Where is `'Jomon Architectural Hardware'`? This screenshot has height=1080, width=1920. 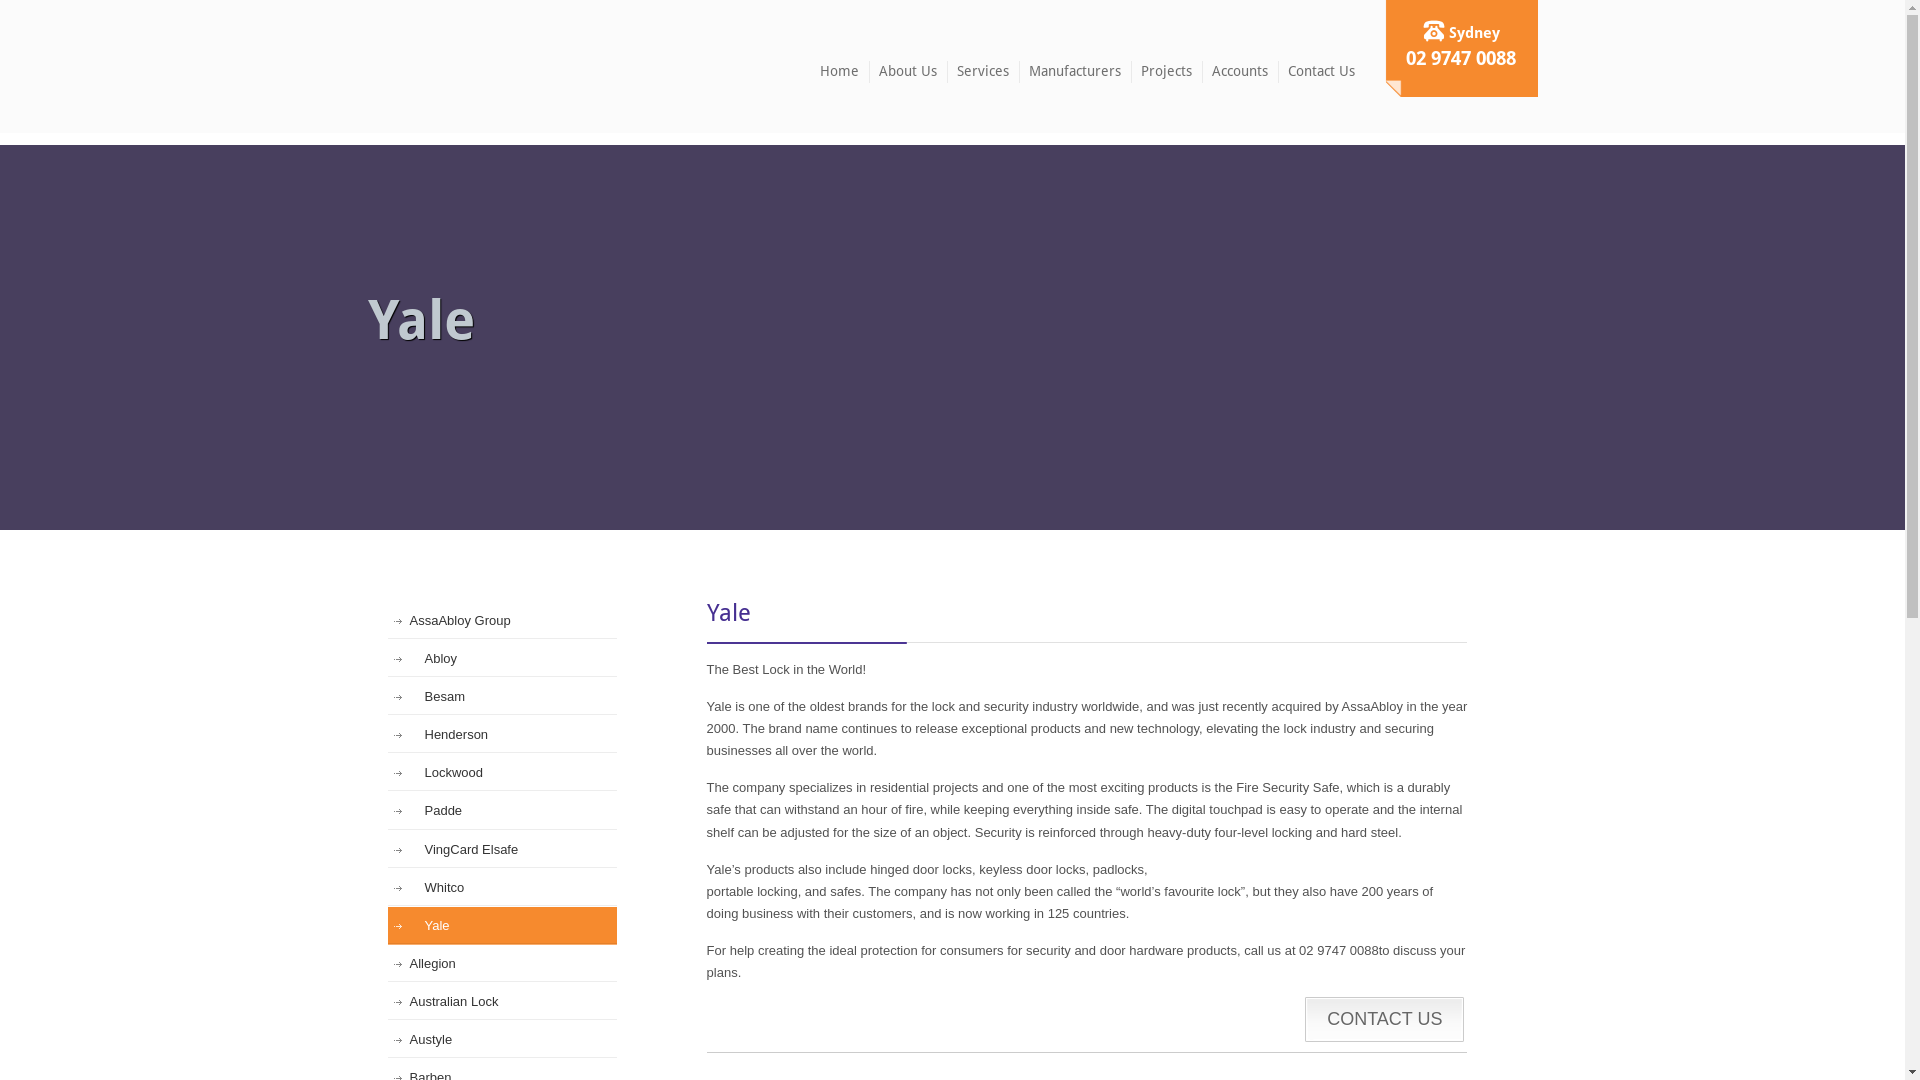
'Jomon Architectural Hardware' is located at coordinates (454, 64).